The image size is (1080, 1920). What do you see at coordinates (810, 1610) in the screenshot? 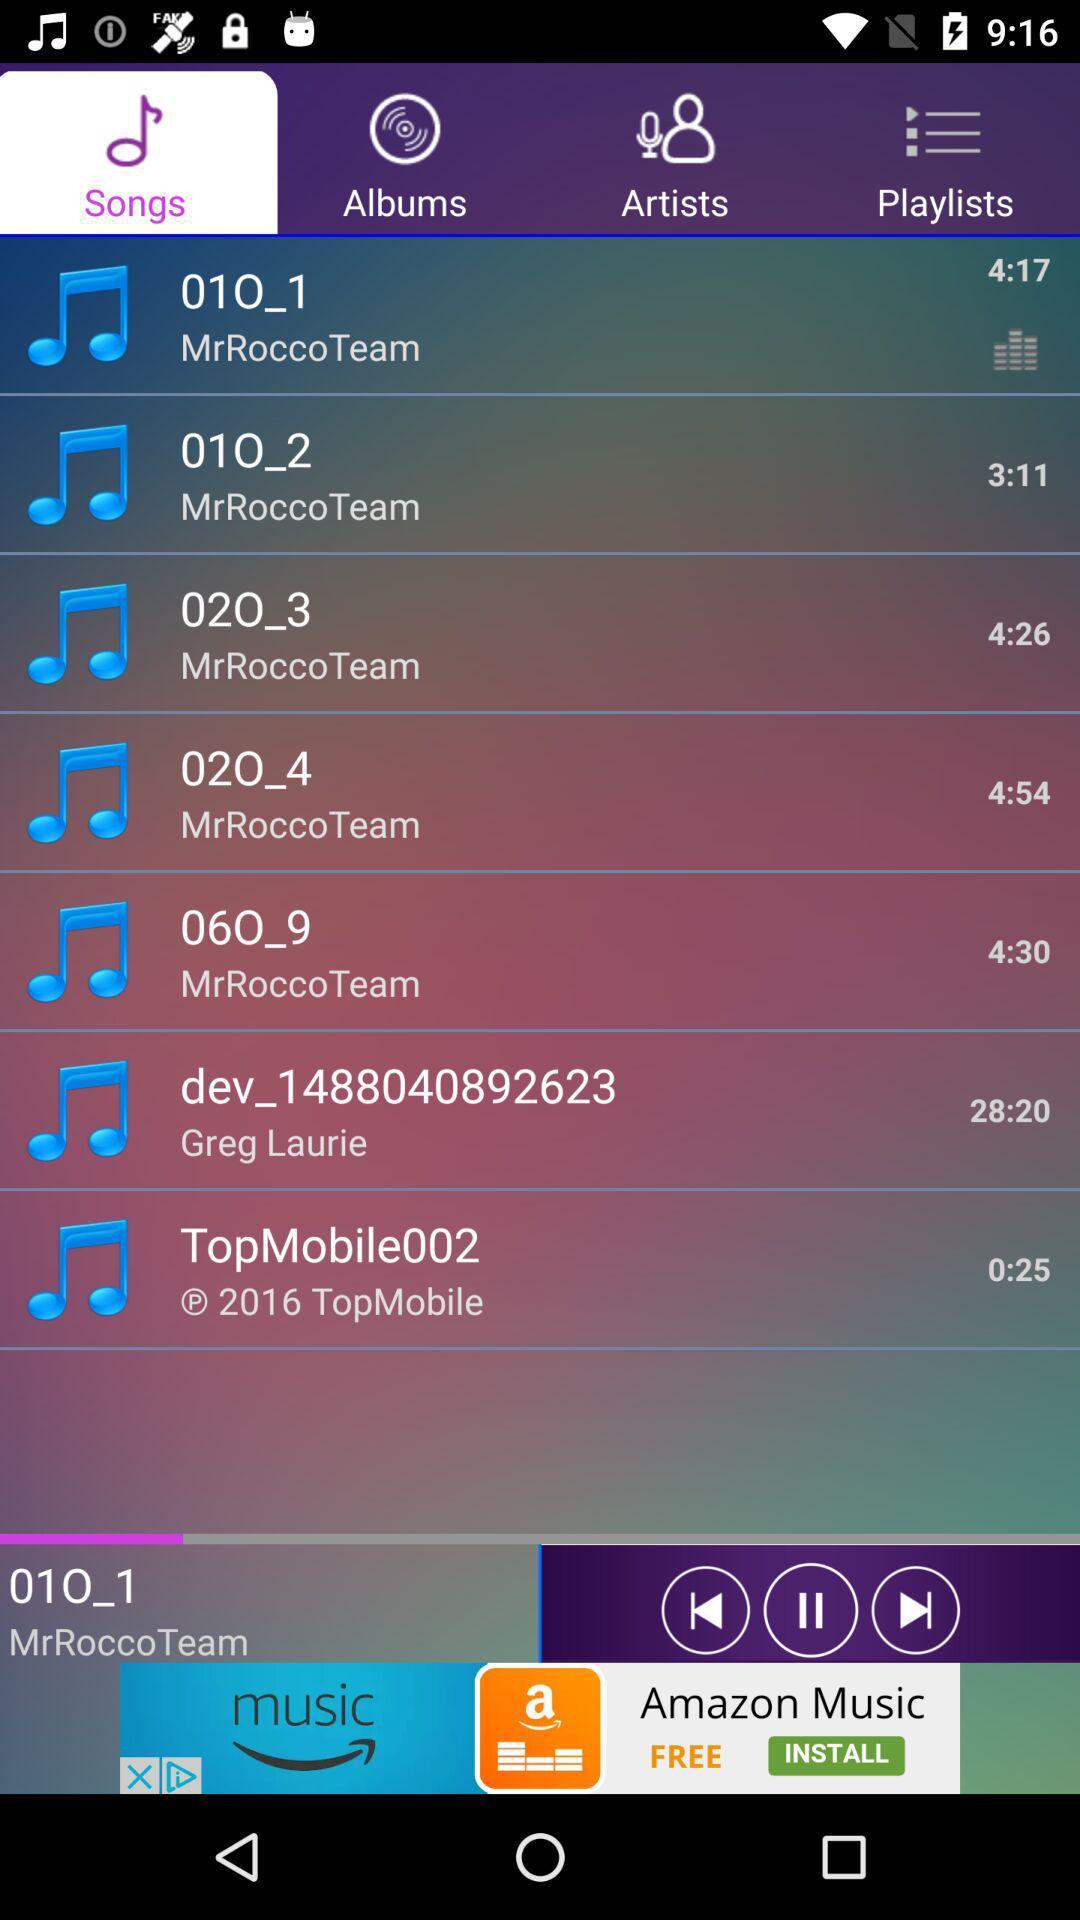
I see `the pause icon` at bounding box center [810, 1610].